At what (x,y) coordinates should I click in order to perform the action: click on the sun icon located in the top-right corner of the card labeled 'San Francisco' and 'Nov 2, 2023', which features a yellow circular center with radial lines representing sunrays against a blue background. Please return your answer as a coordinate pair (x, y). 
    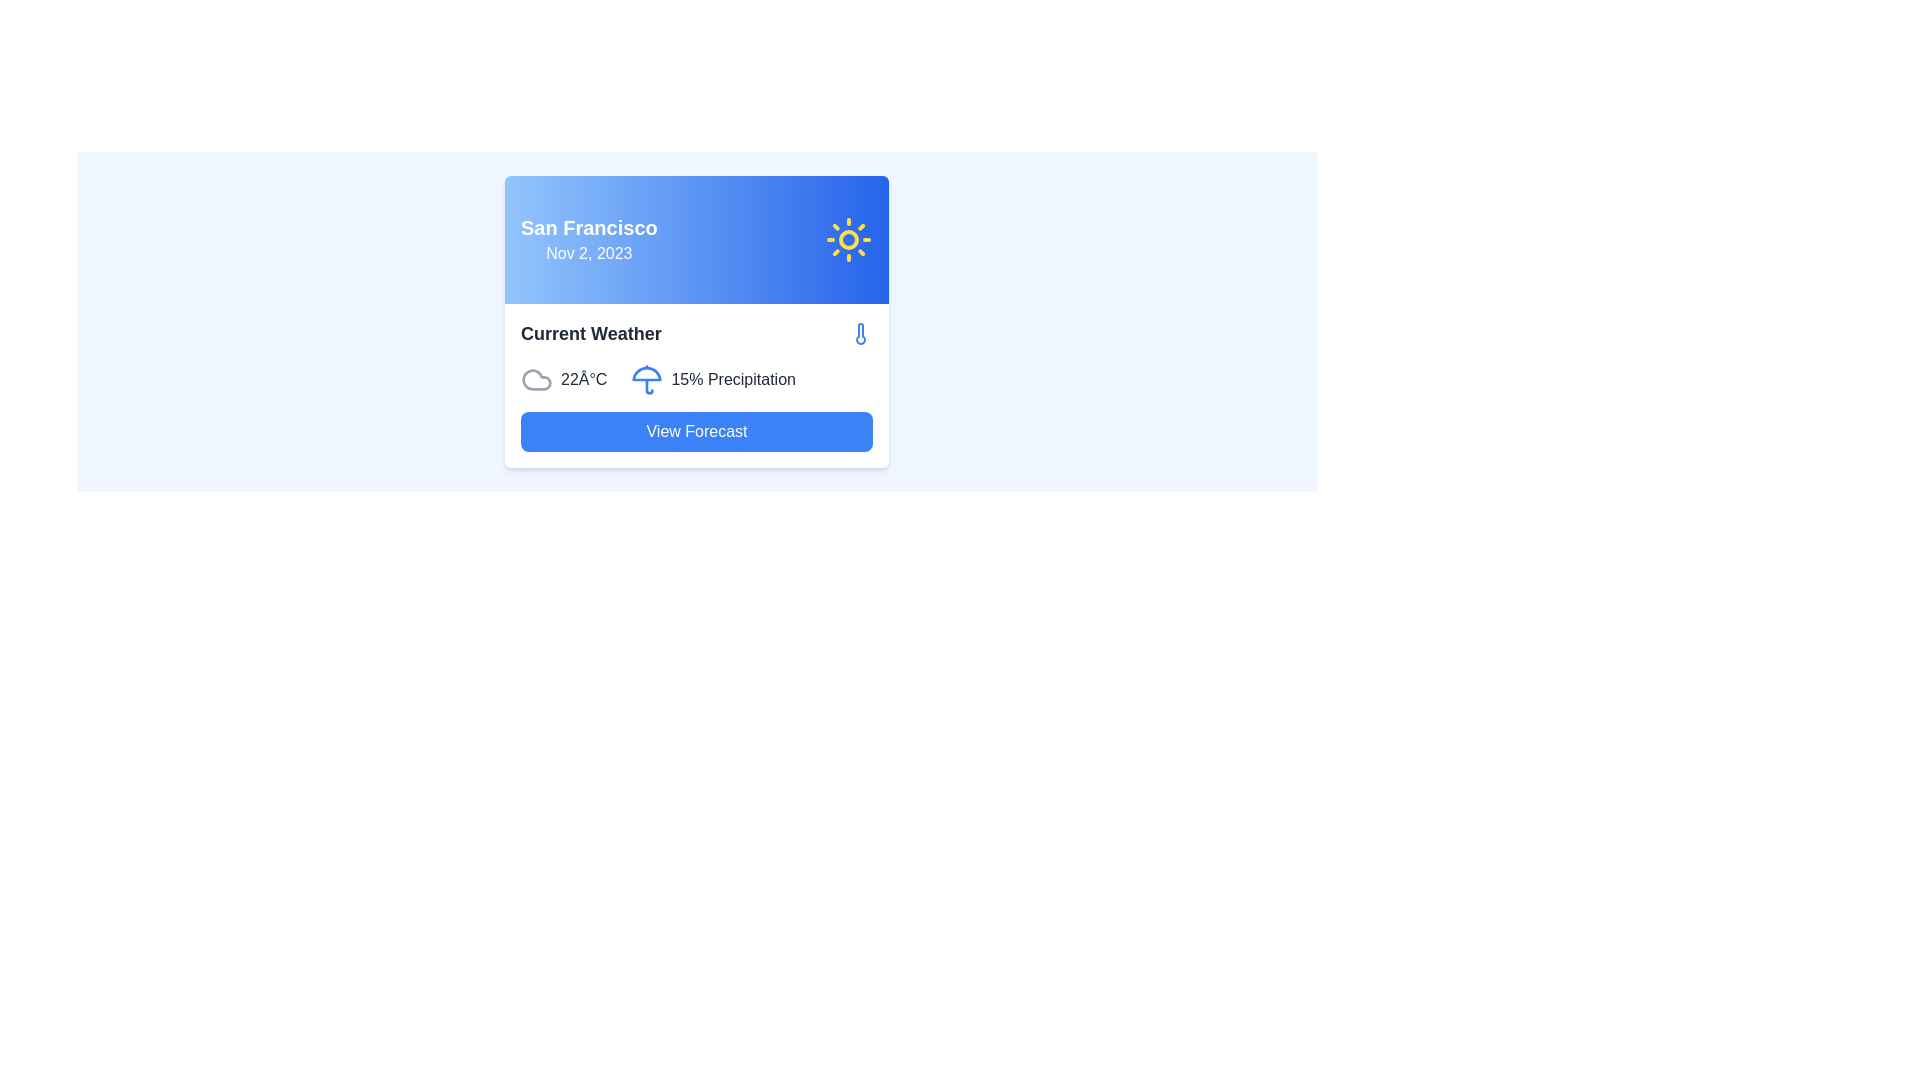
    Looking at the image, I should click on (849, 238).